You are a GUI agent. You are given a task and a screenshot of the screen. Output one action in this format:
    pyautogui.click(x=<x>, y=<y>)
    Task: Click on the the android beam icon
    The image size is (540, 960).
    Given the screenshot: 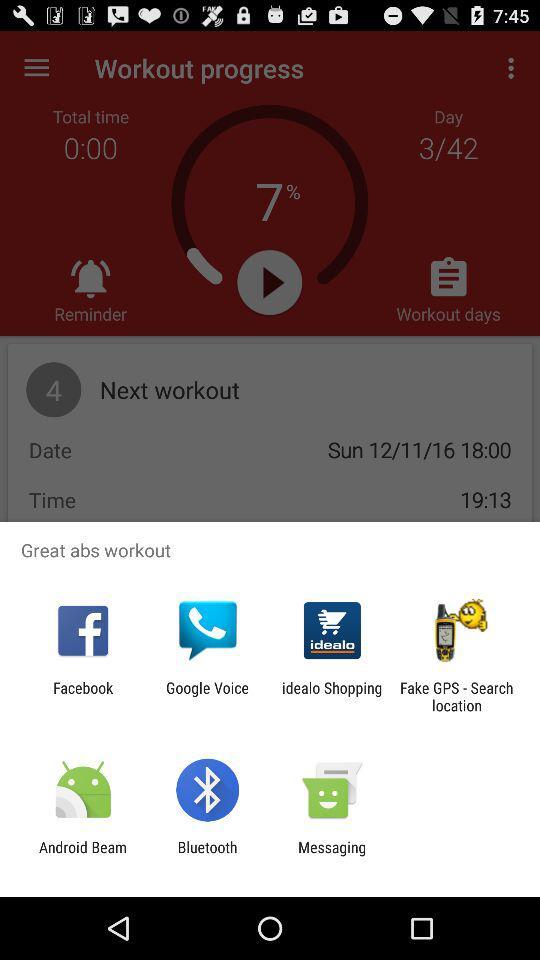 What is the action you would take?
    pyautogui.click(x=82, y=855)
    